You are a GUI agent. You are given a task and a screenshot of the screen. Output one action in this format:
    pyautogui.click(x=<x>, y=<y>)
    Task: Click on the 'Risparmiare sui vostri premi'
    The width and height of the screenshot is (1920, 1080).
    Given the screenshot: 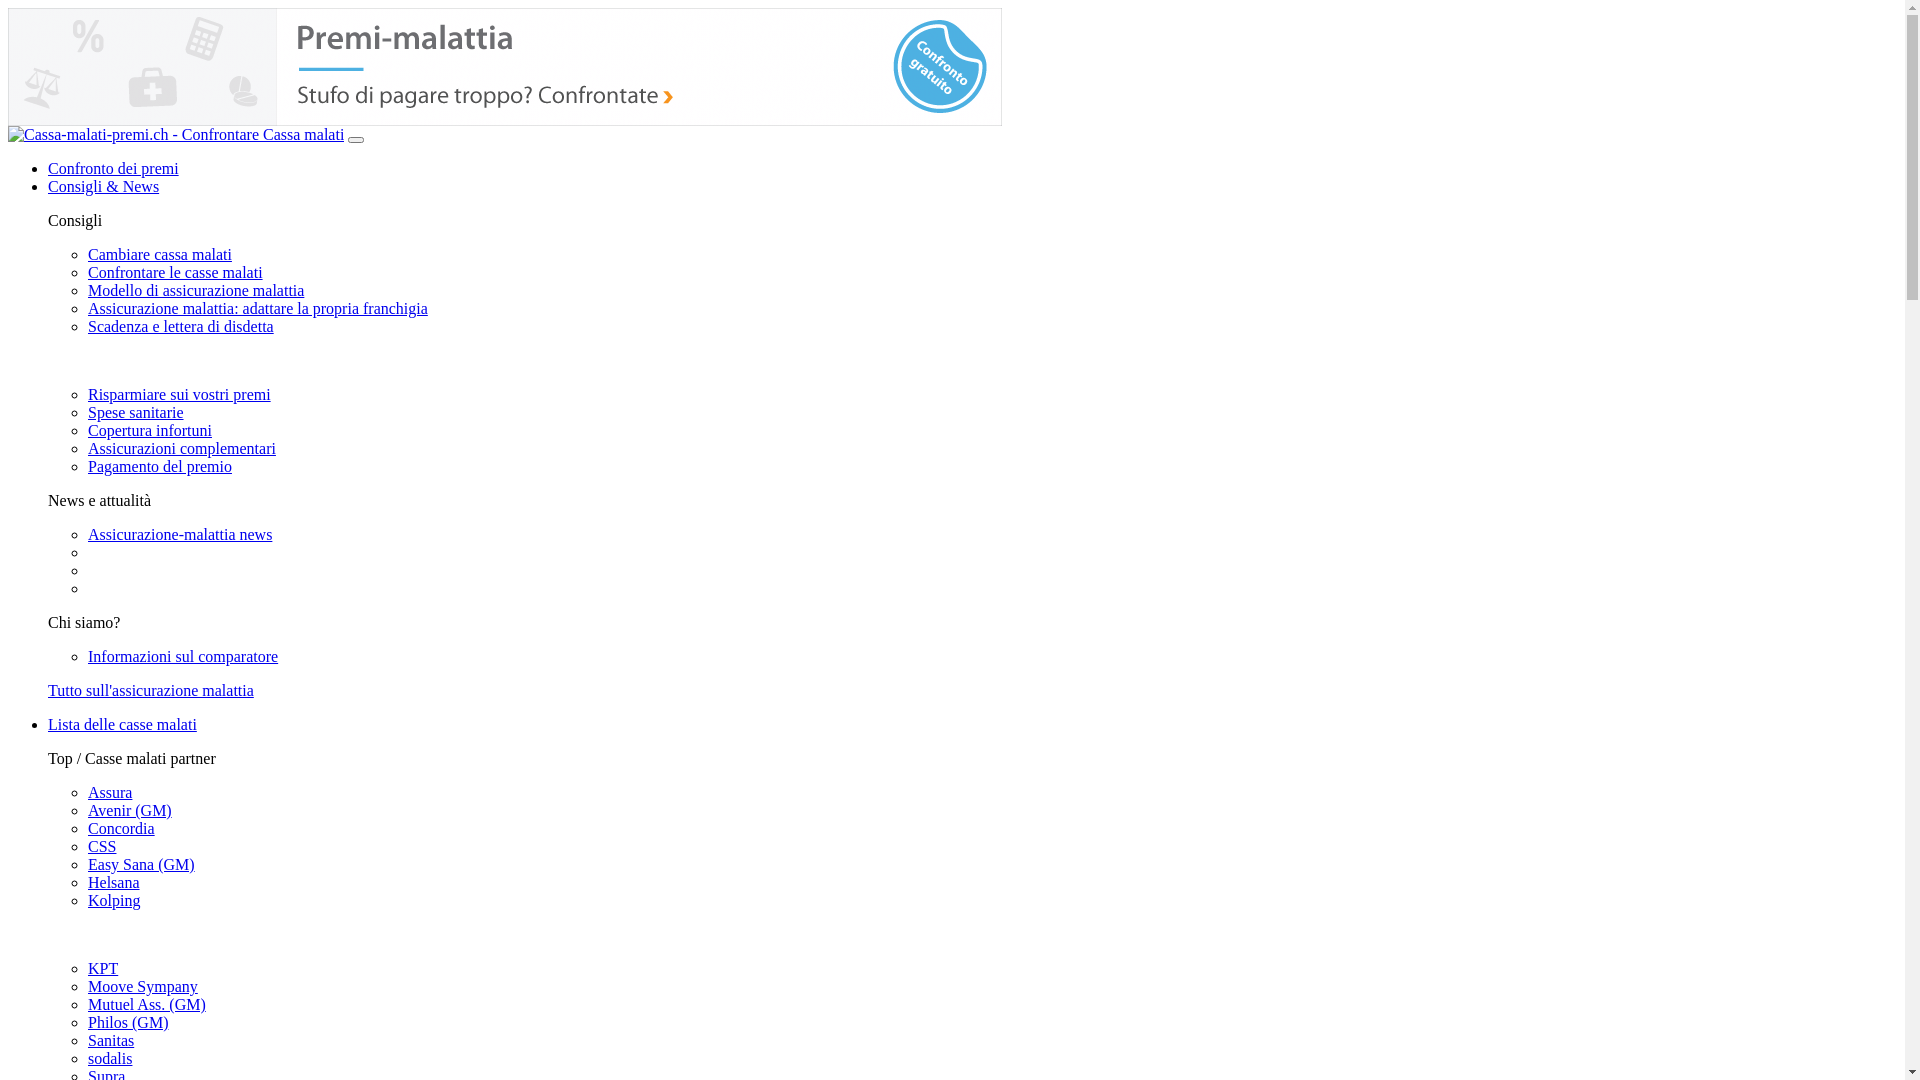 What is the action you would take?
    pyautogui.click(x=86, y=394)
    